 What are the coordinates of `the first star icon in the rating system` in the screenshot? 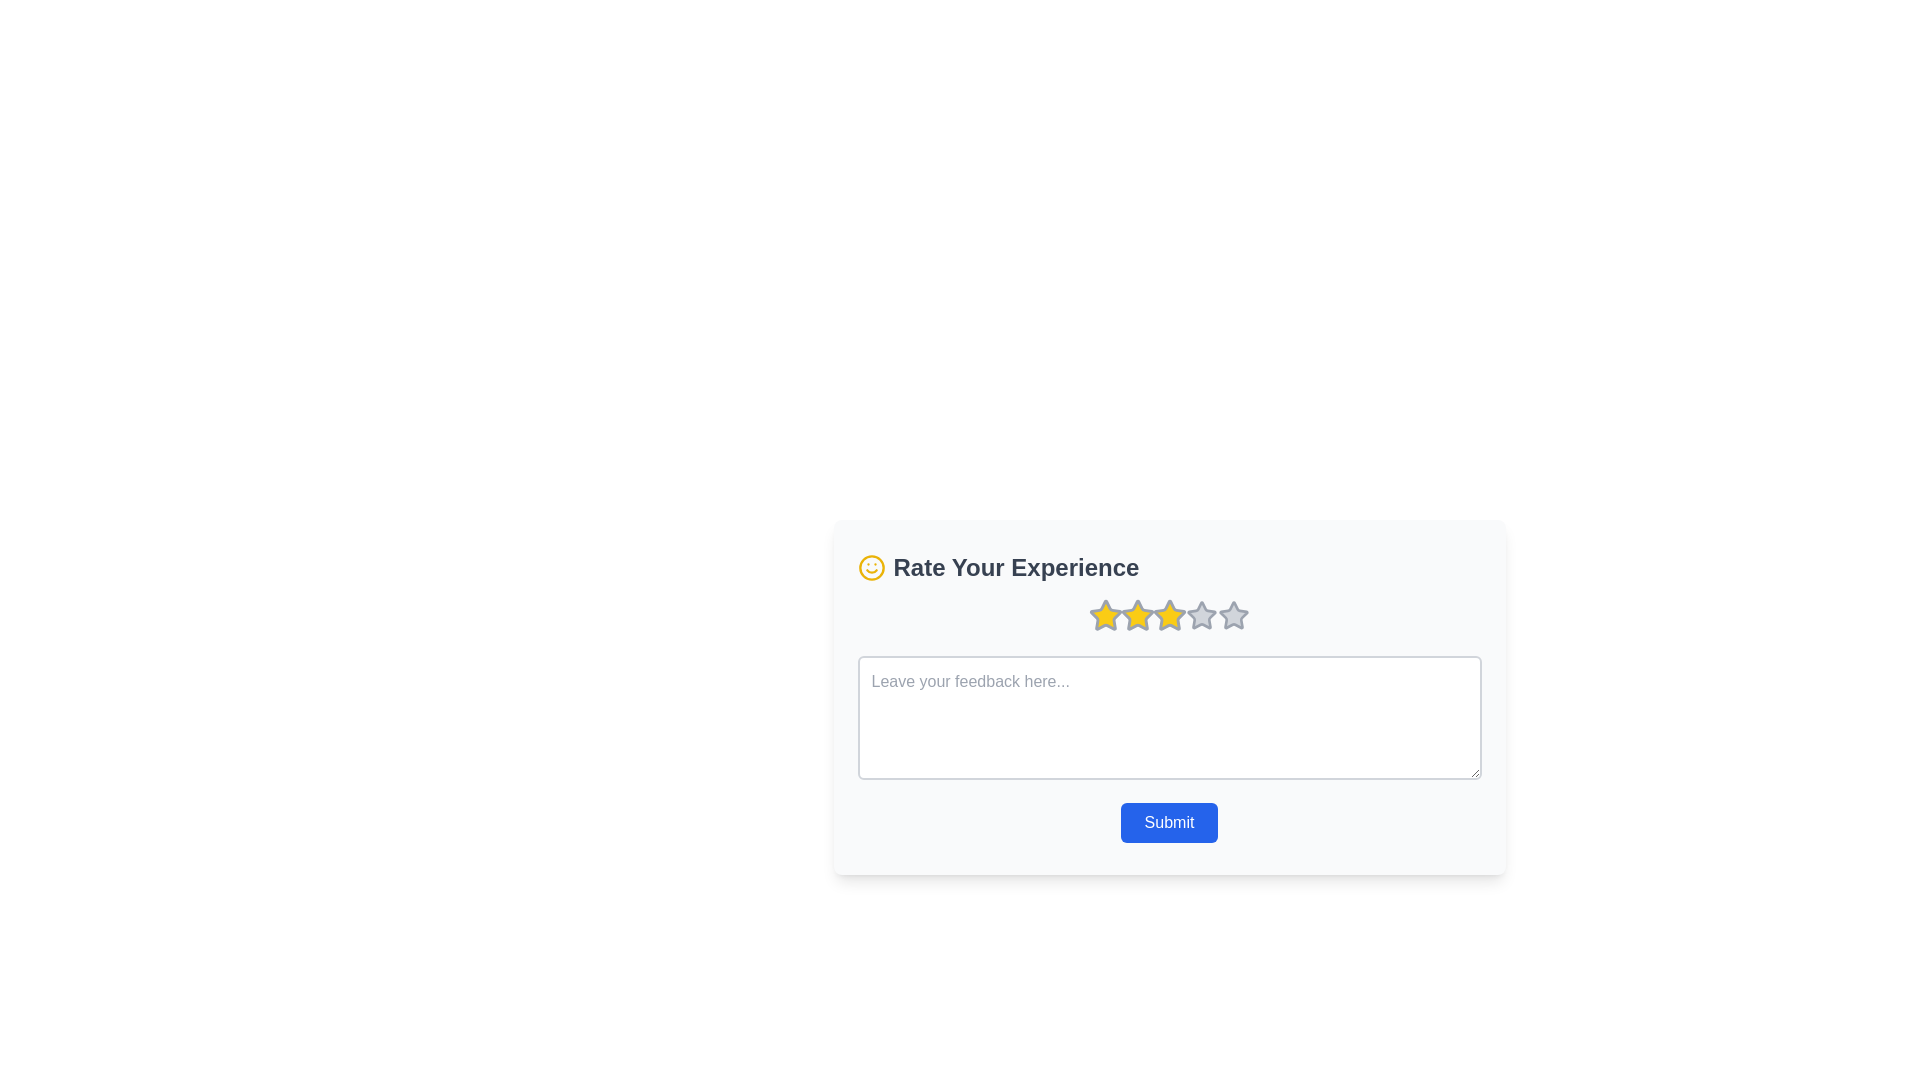 It's located at (1104, 614).